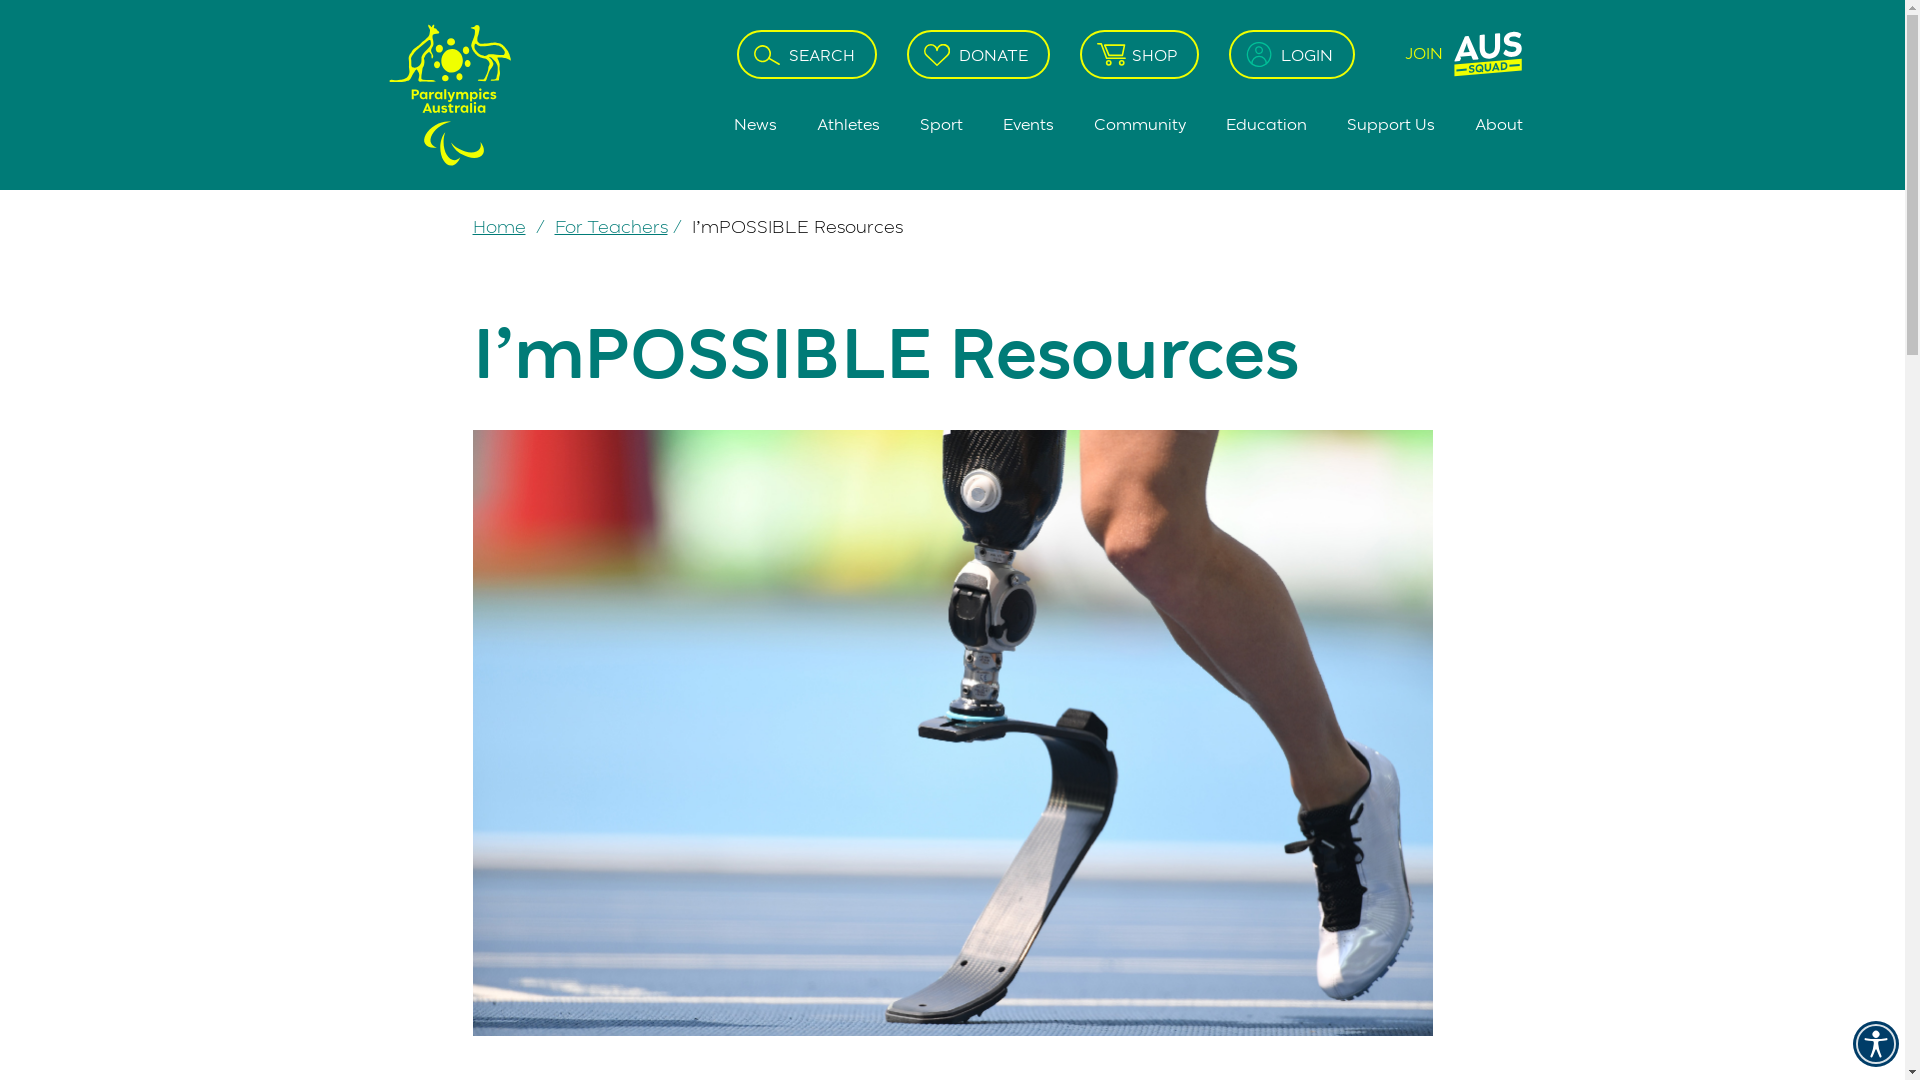 The width and height of the screenshot is (1920, 1080). Describe the element at coordinates (1027, 123) in the screenshot. I see `'Events'` at that location.